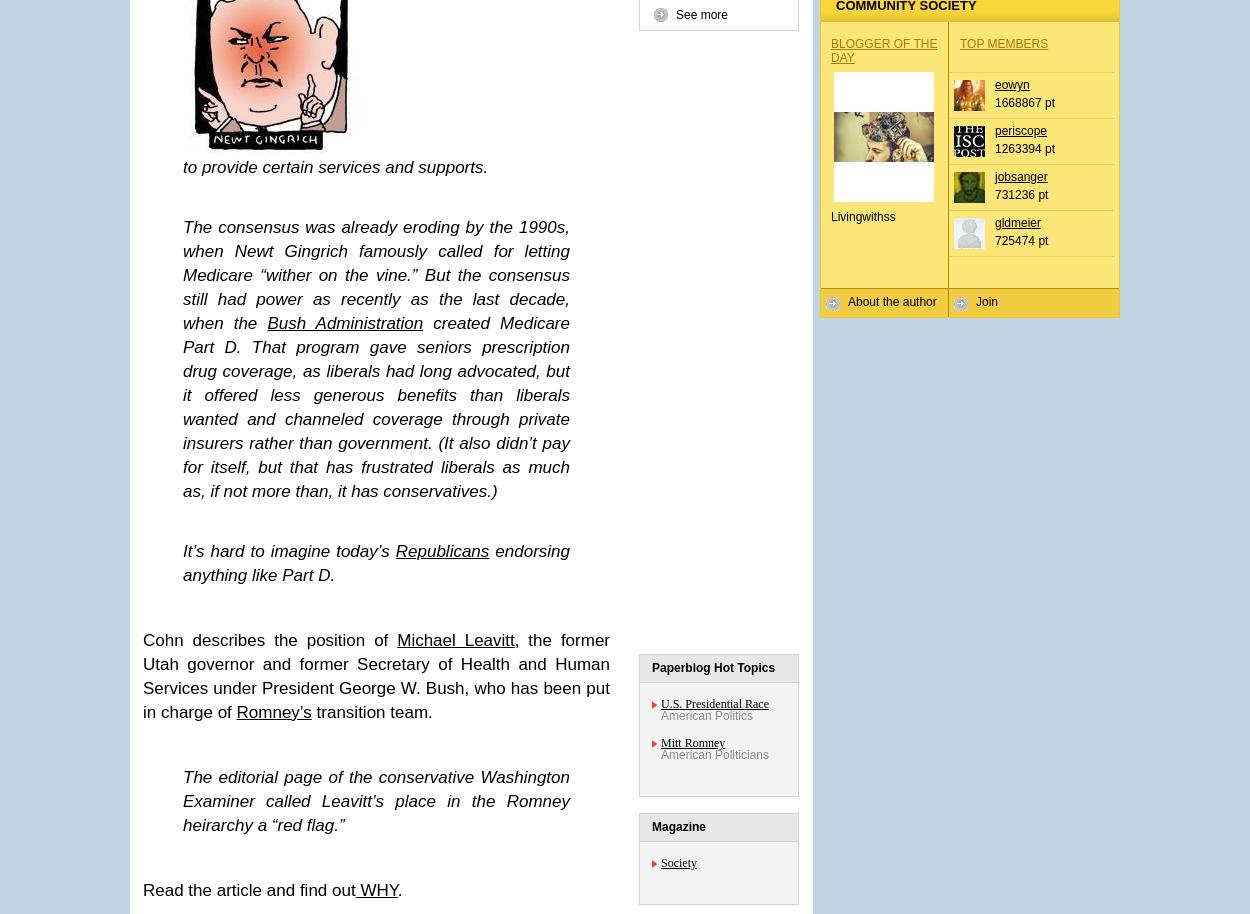 This screenshot has width=1250, height=914. I want to click on '1263394 pt', so click(1025, 147).